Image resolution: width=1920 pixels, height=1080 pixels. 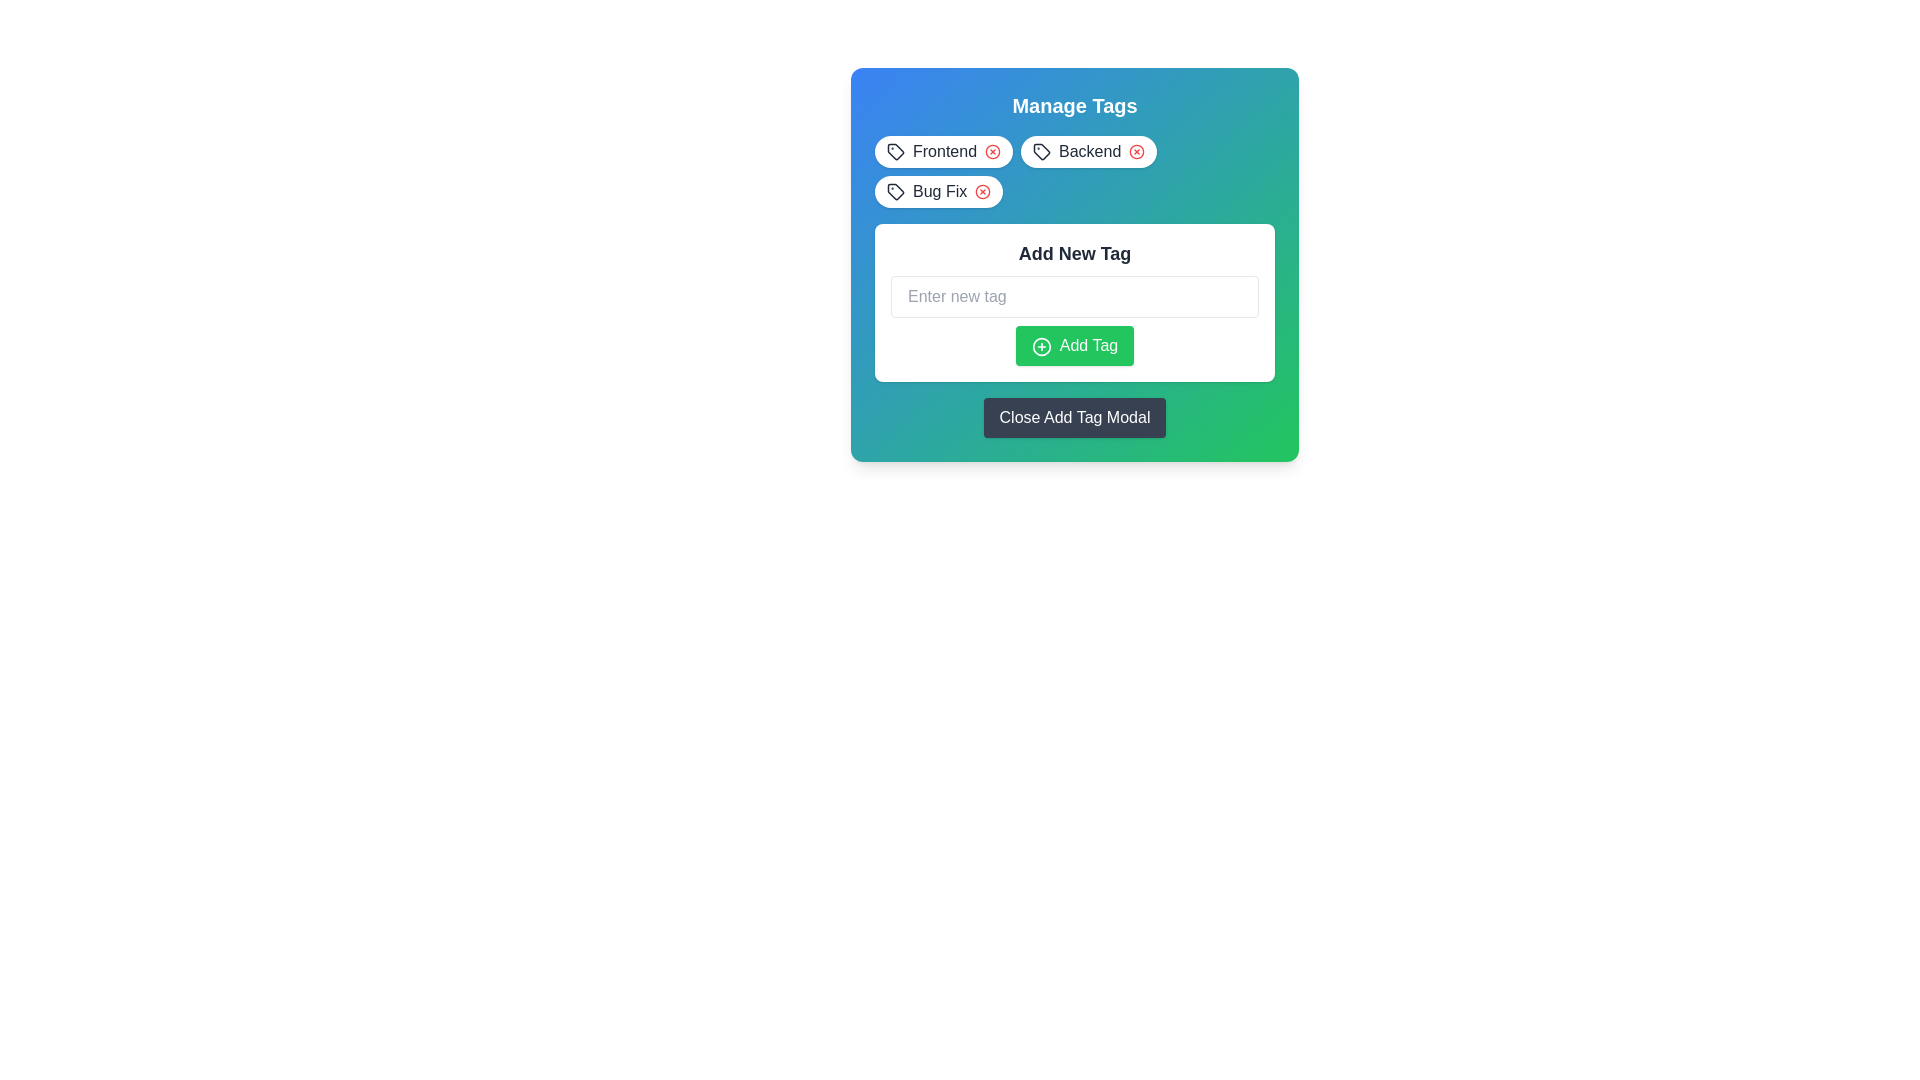 What do you see at coordinates (938, 192) in the screenshot?
I see `the 'Bug Fix' tag-style label within the 'Manage Tags' modal` at bounding box center [938, 192].